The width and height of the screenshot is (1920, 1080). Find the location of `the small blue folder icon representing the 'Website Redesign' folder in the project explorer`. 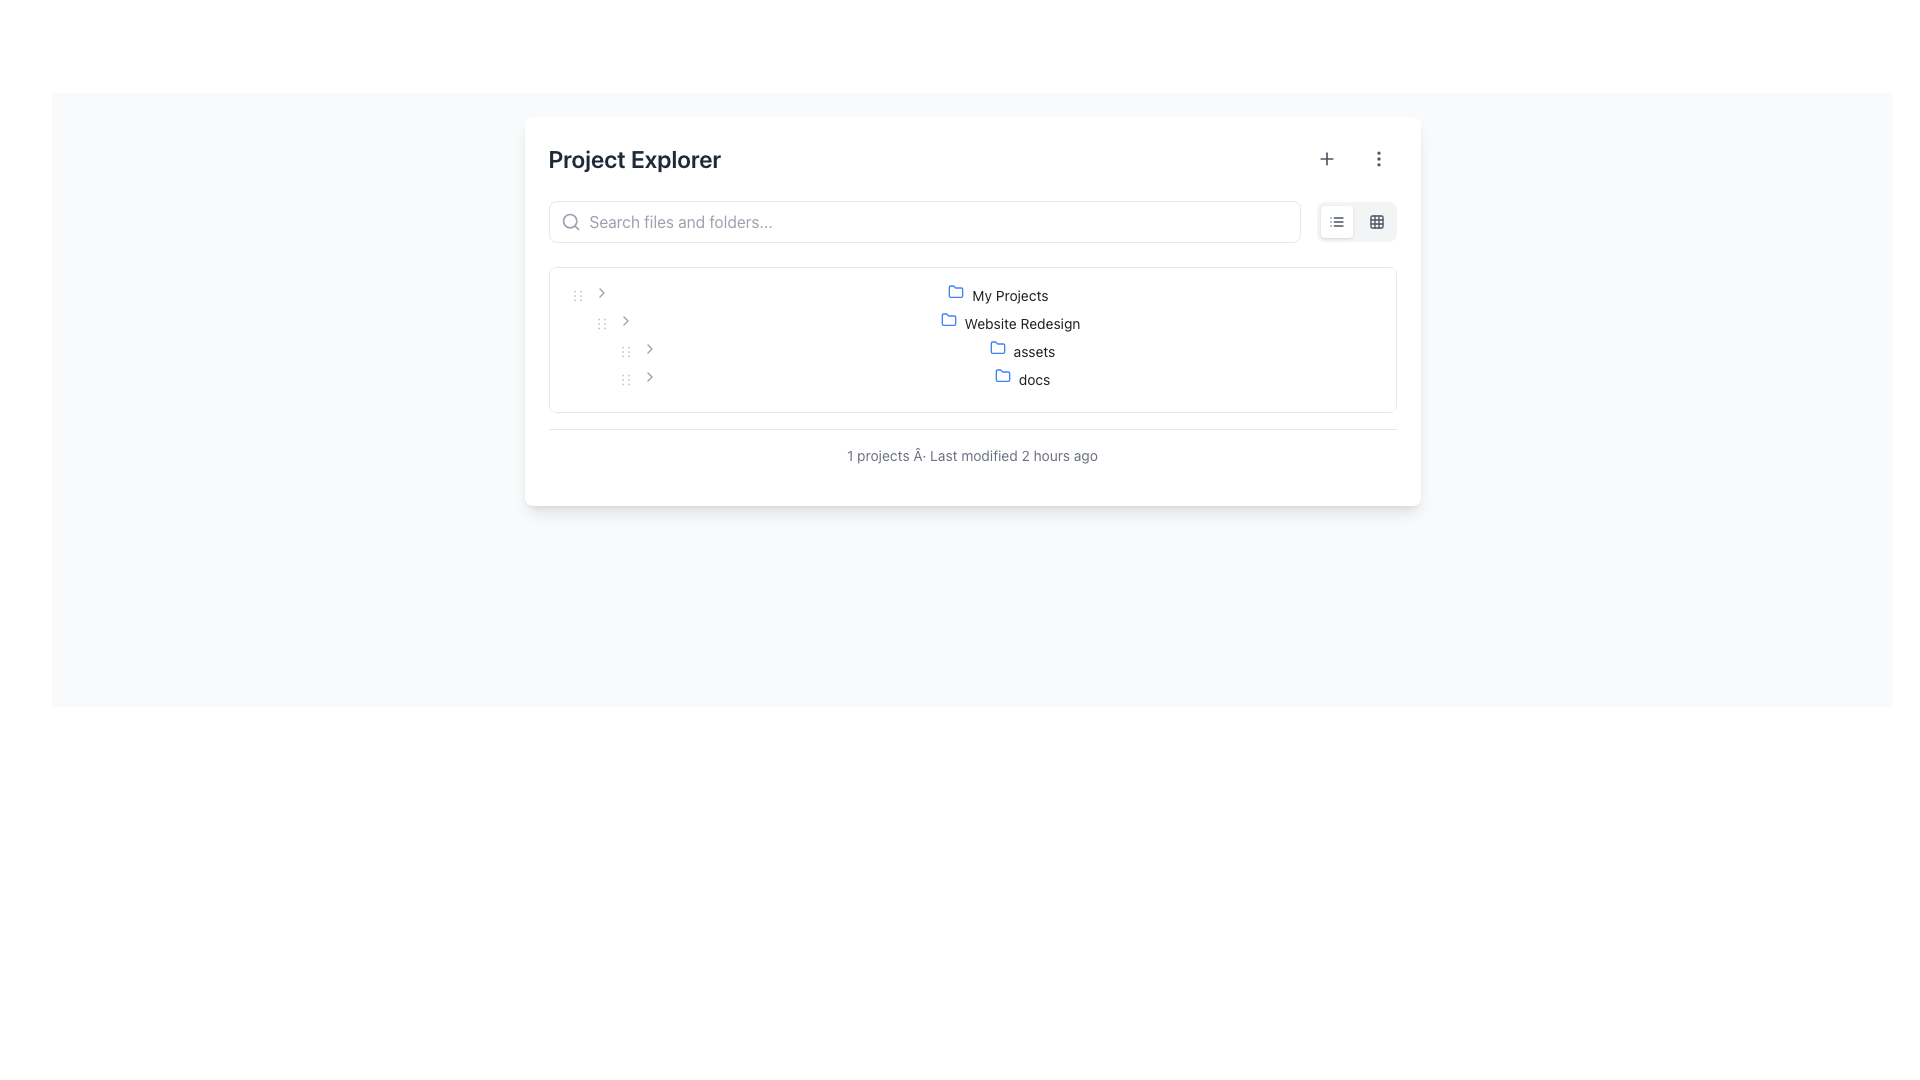

the small blue folder icon representing the 'Website Redesign' folder in the project explorer is located at coordinates (947, 319).